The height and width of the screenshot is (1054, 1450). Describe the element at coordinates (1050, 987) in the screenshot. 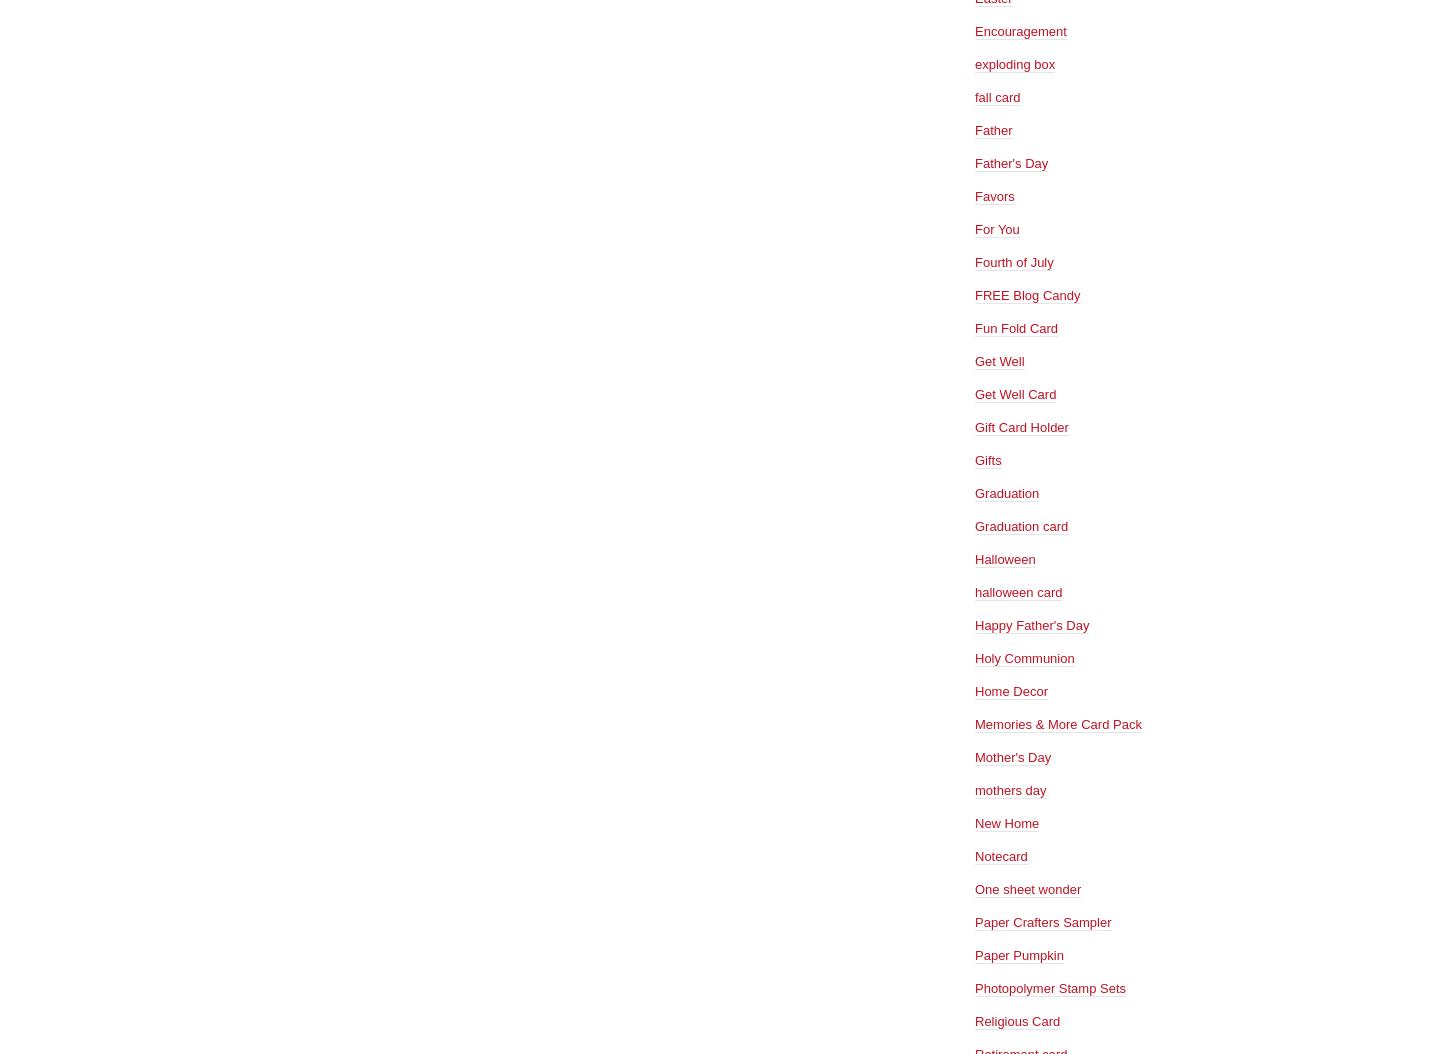

I see `'Photopolymer Stamp Sets'` at that location.